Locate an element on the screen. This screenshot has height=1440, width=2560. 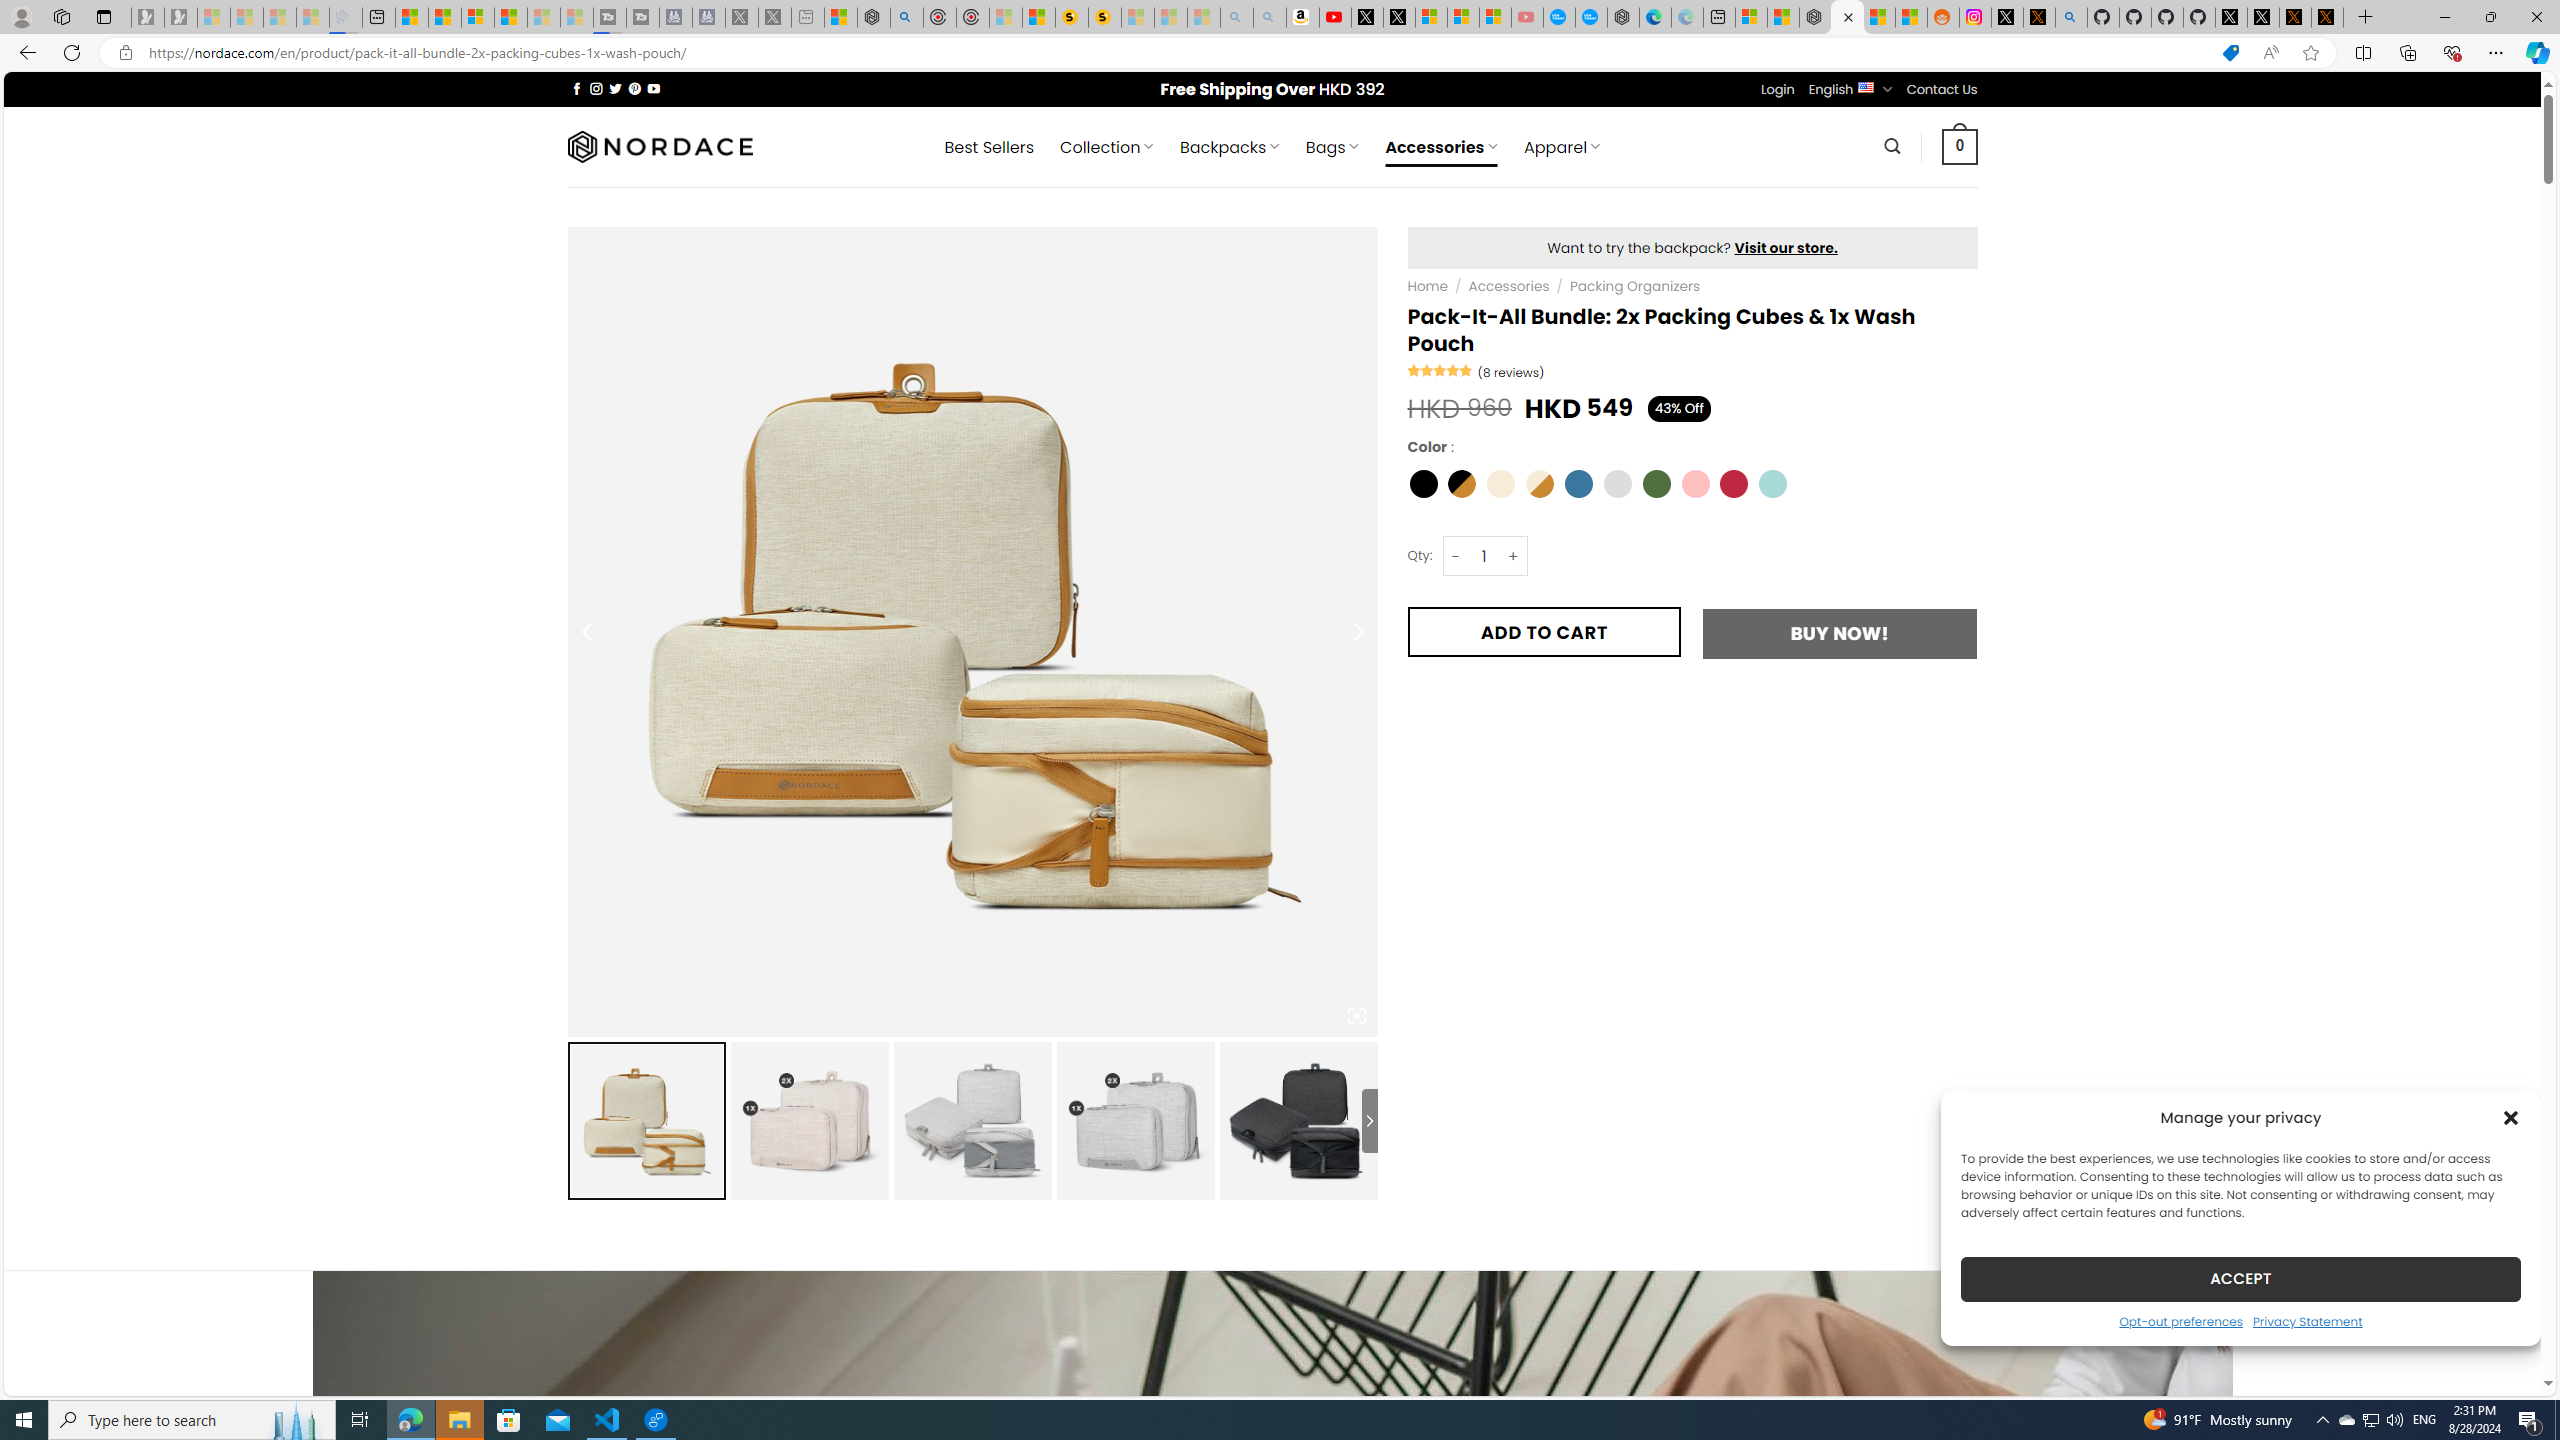
'Day 1: Arriving in Yemen (surreal to be here) - YouTube' is located at coordinates (1334, 16).